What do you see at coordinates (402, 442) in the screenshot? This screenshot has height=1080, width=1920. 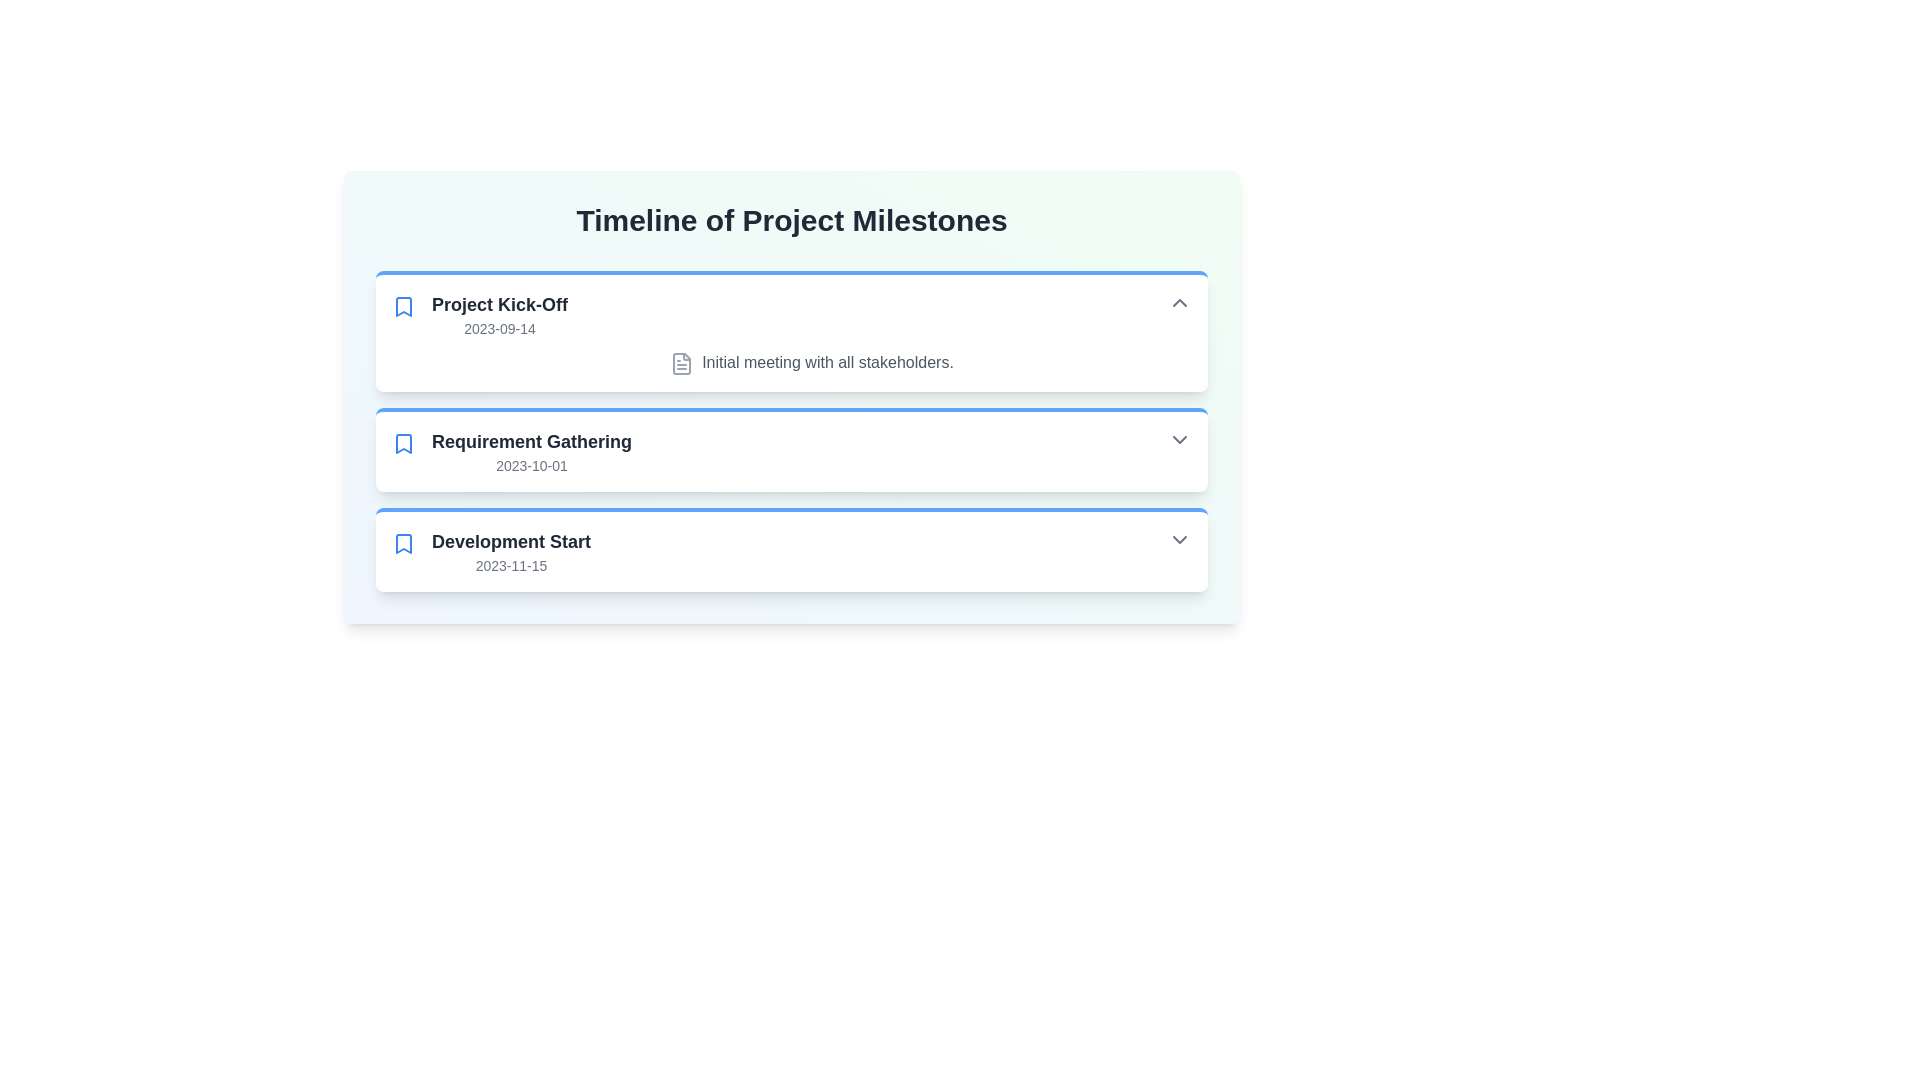 I see `blue bookmark icon located to the left of the 'Requirement Gathering' text and its date '2023-10-01' in the 'Timeline of Project Milestones' interface` at bounding box center [402, 442].